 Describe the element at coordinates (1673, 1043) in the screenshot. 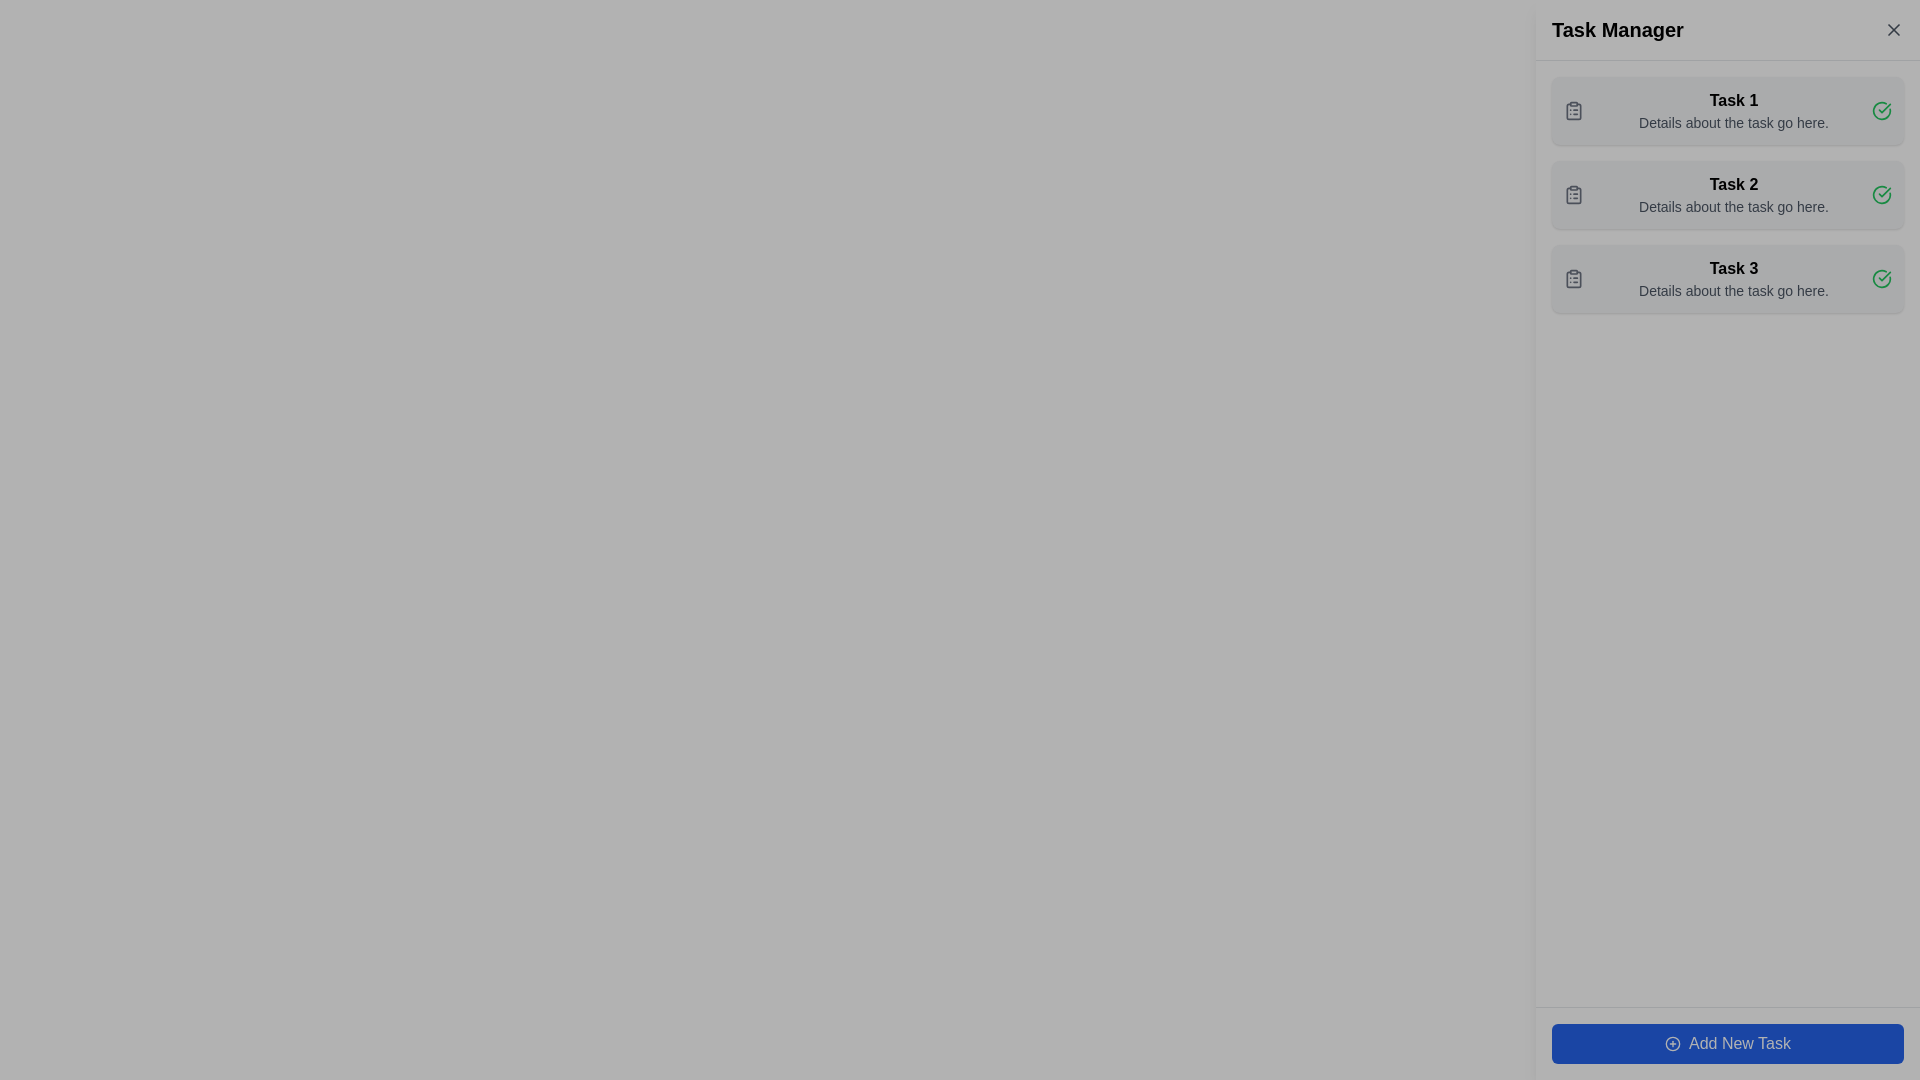

I see `the 'Add New Task' icon located to the left of the 'Add New Task' label on the button with a vibrant blue background at the bottom-right corner of the interface` at that location.